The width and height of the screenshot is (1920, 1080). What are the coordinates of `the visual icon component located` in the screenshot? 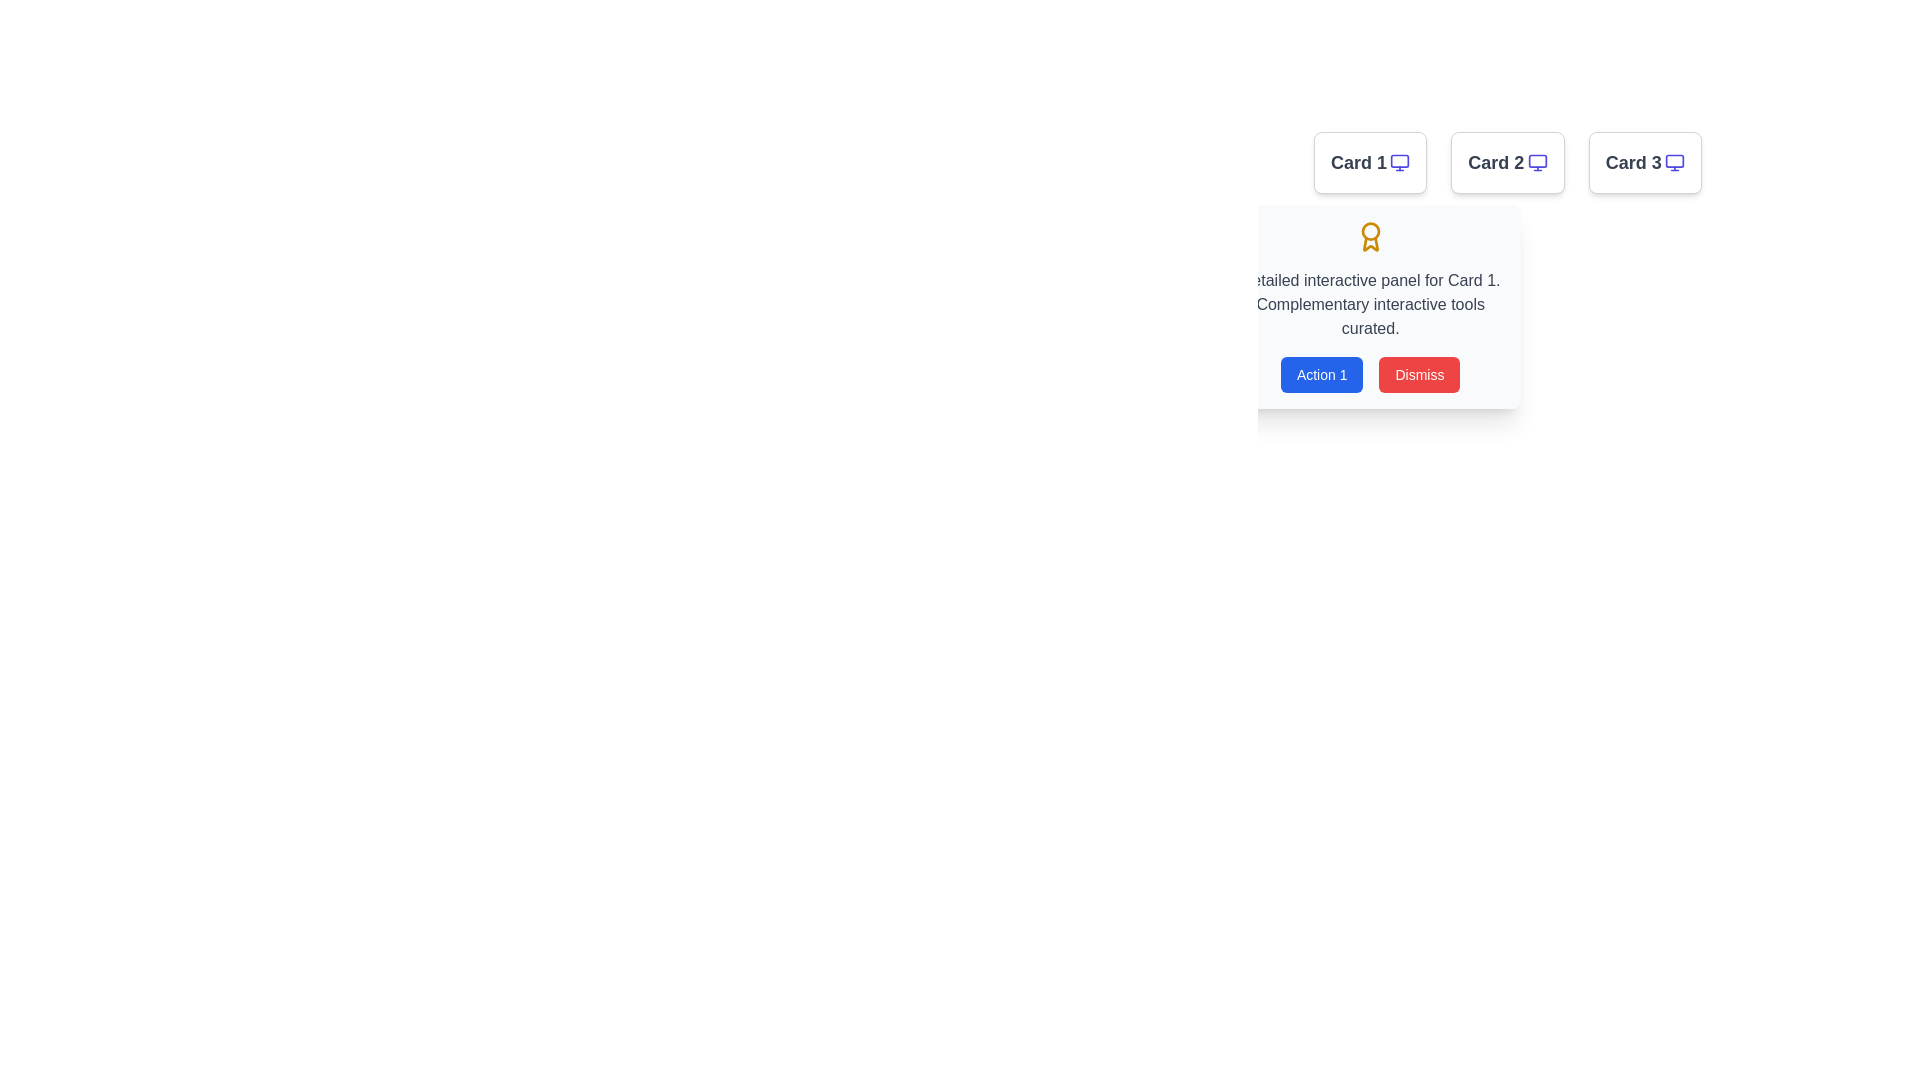 It's located at (1675, 160).